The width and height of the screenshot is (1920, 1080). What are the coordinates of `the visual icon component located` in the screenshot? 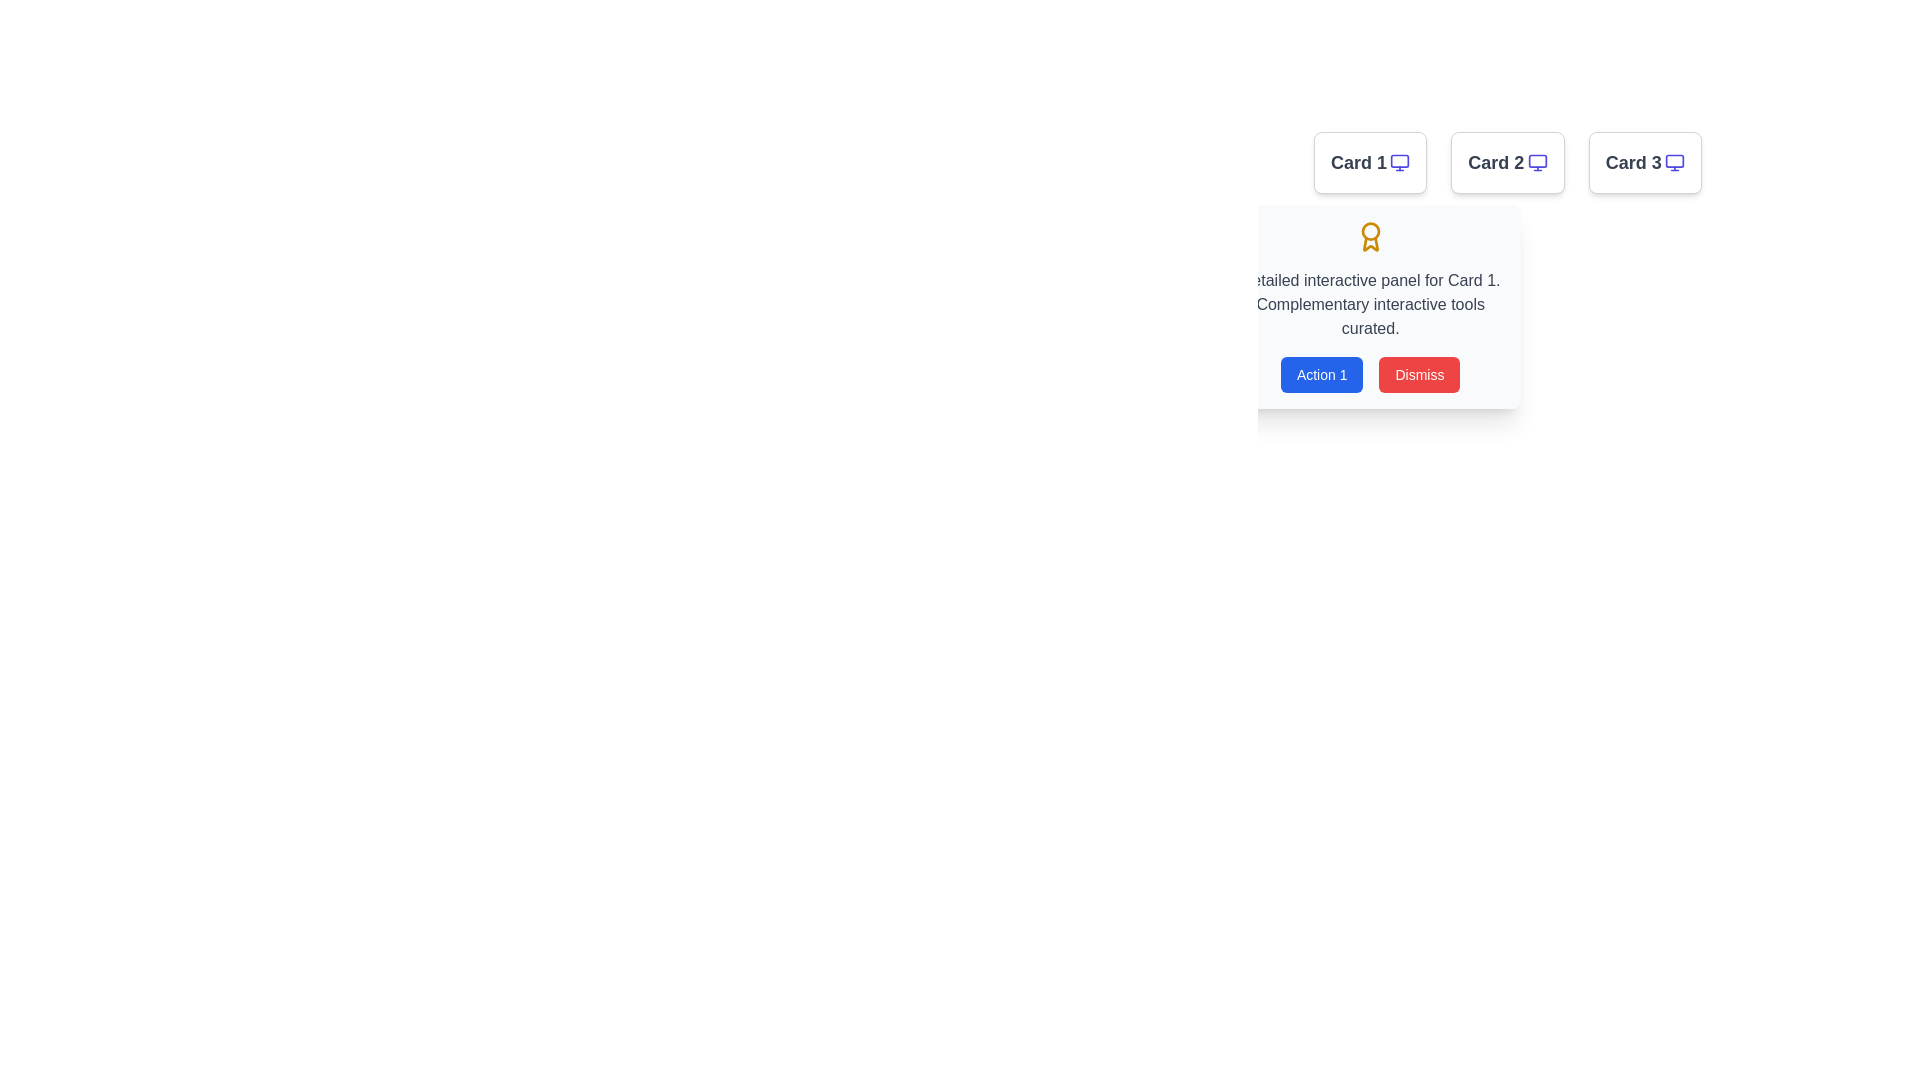 It's located at (1675, 160).